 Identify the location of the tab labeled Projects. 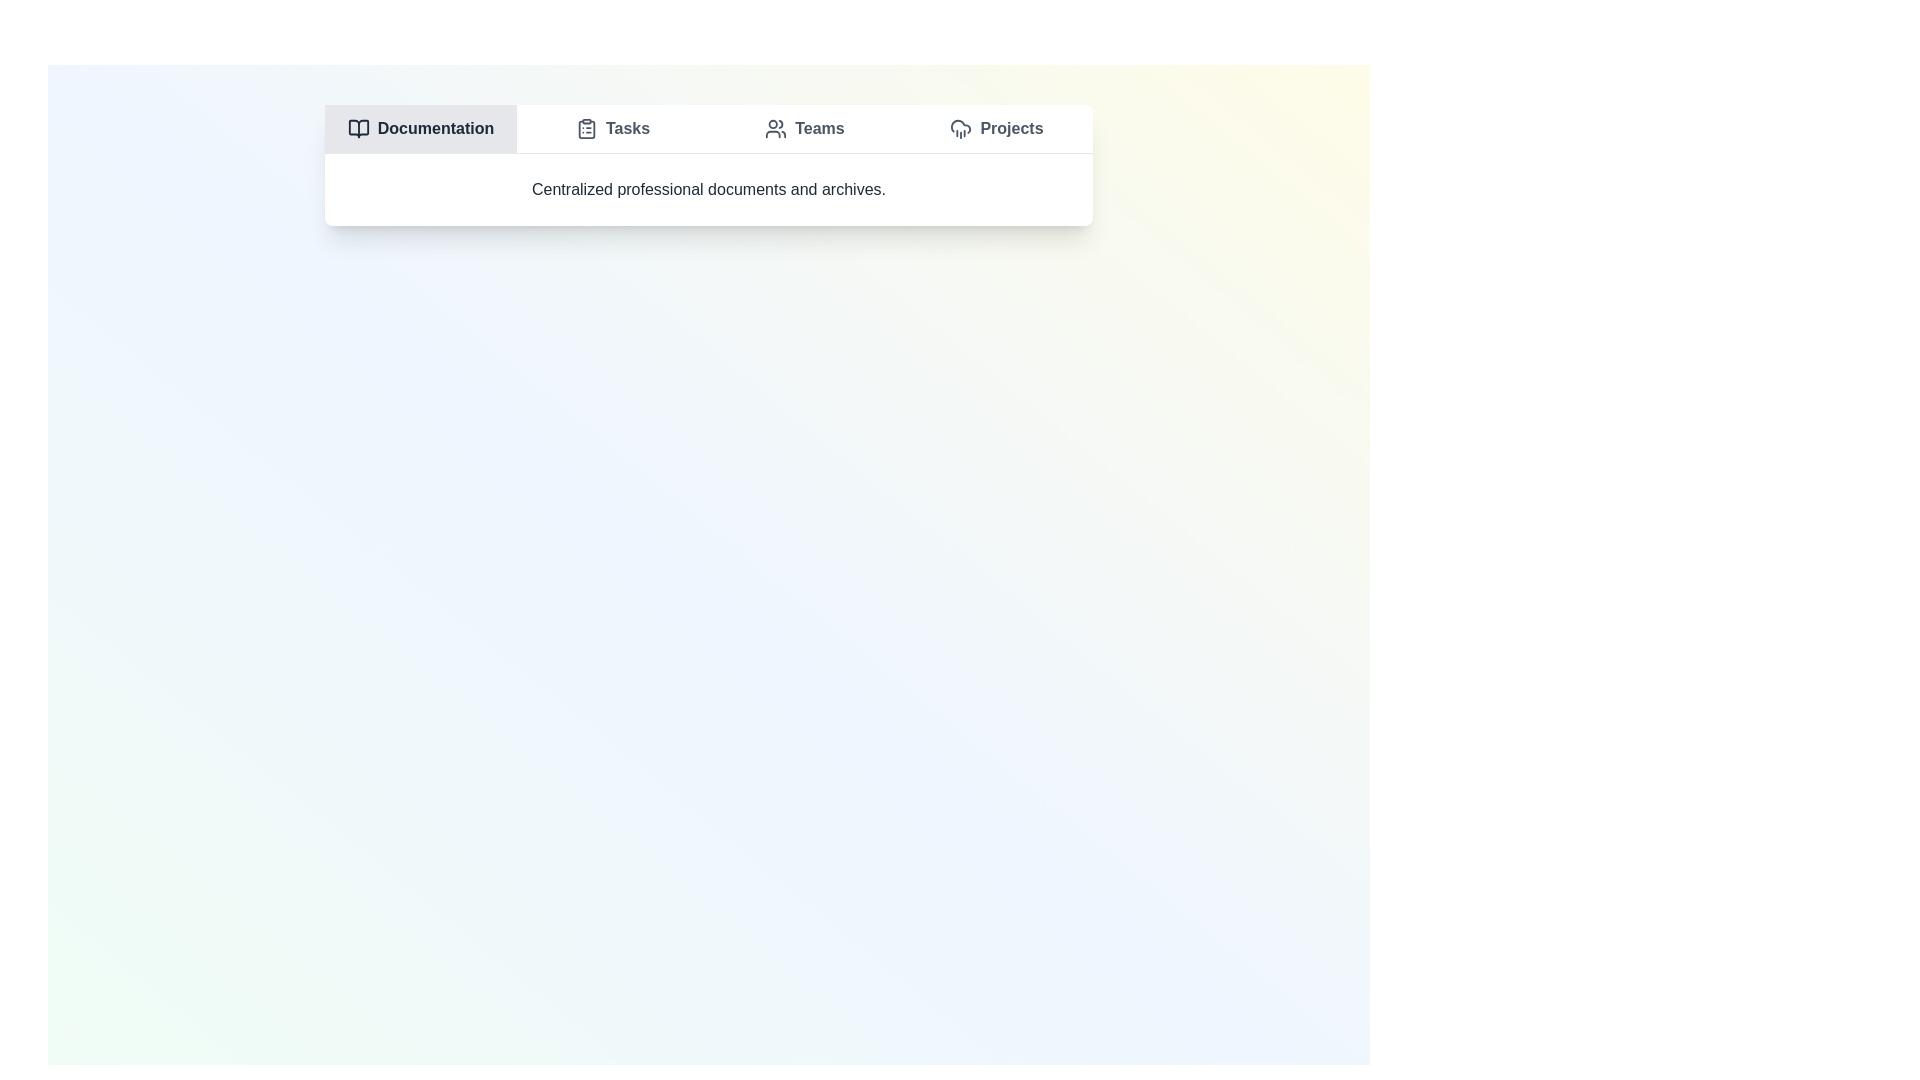
(997, 128).